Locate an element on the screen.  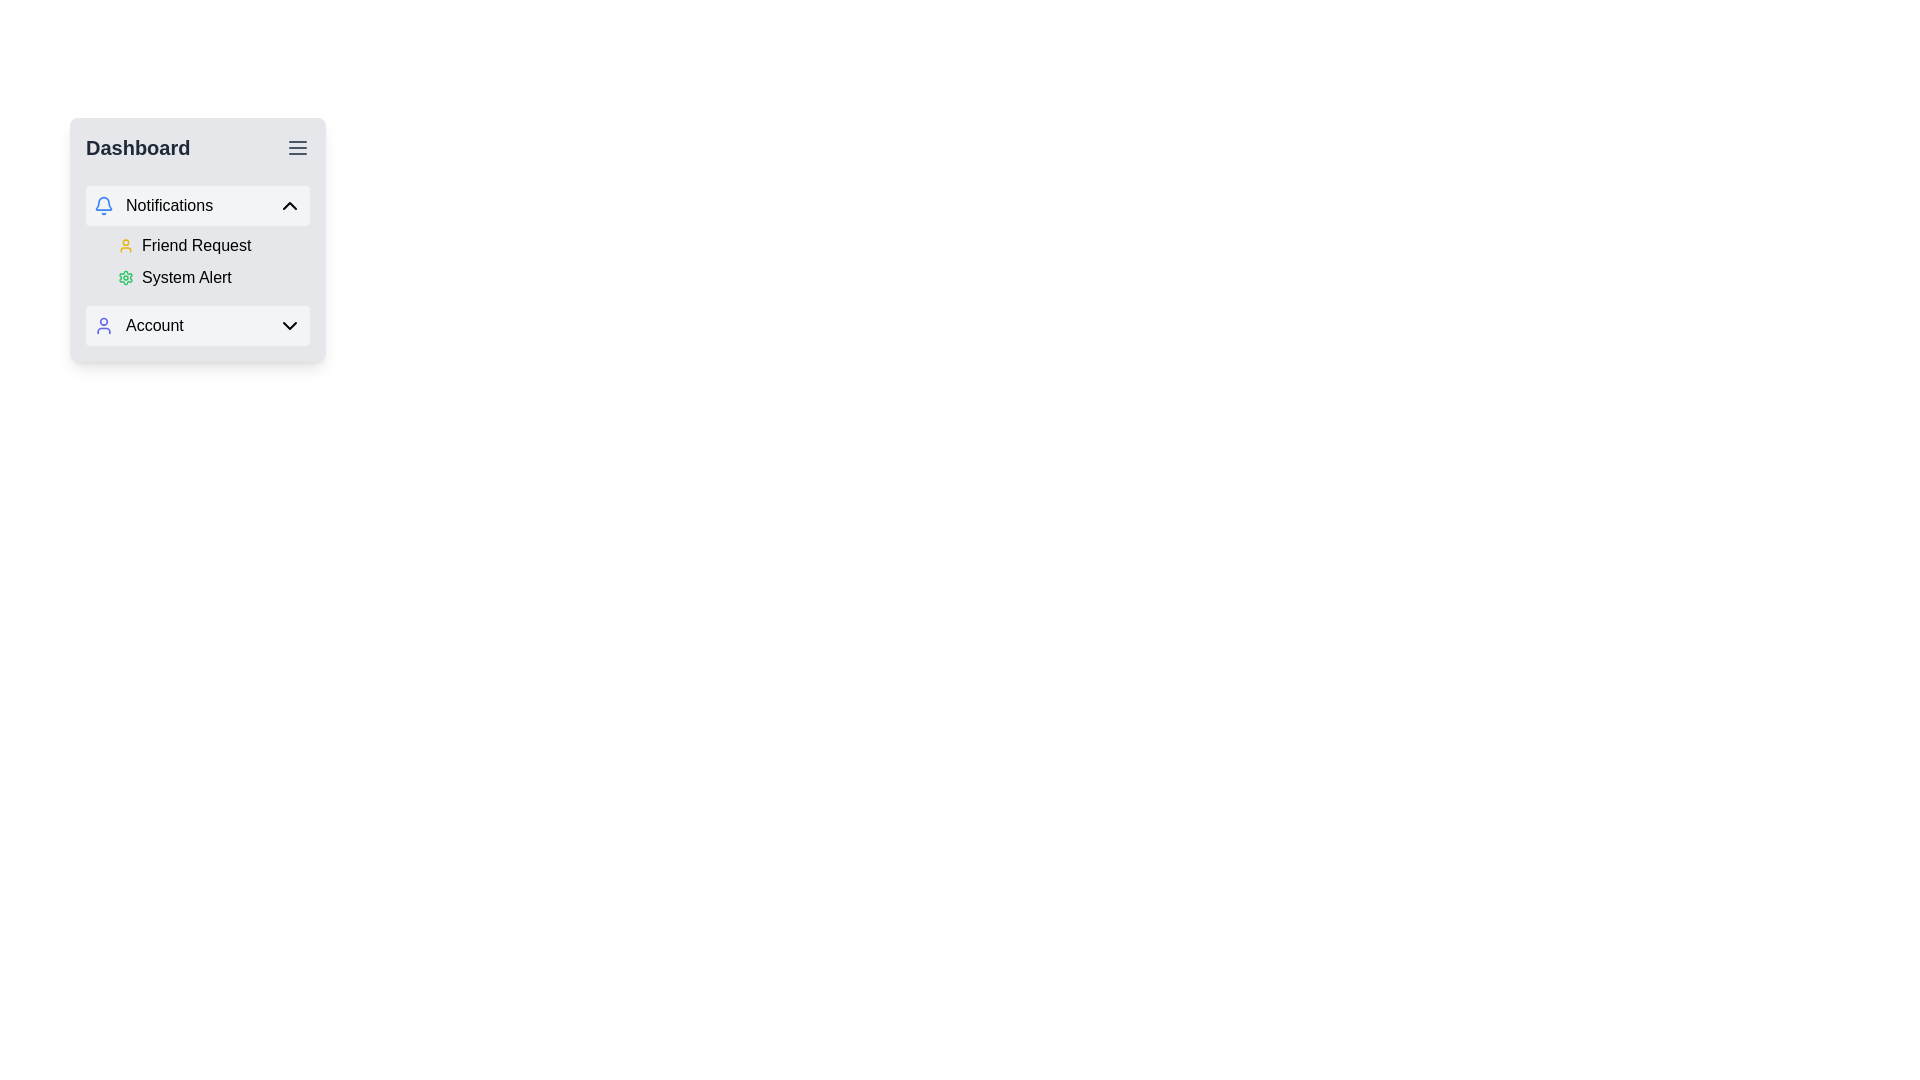
the chevron icon located in the bottom-right corner of the 'Account' entry in the navigation panel is located at coordinates (288, 325).